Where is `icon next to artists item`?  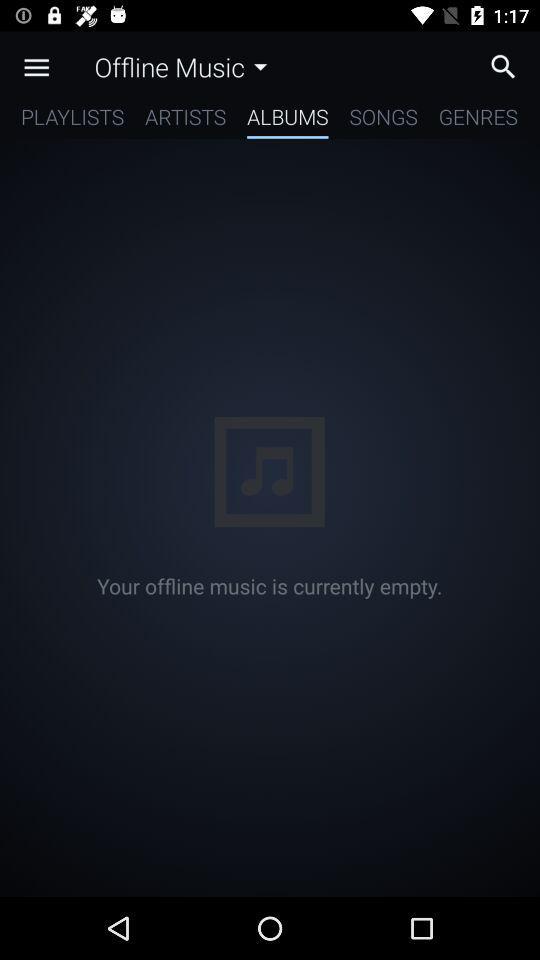
icon next to artists item is located at coordinates (286, 120).